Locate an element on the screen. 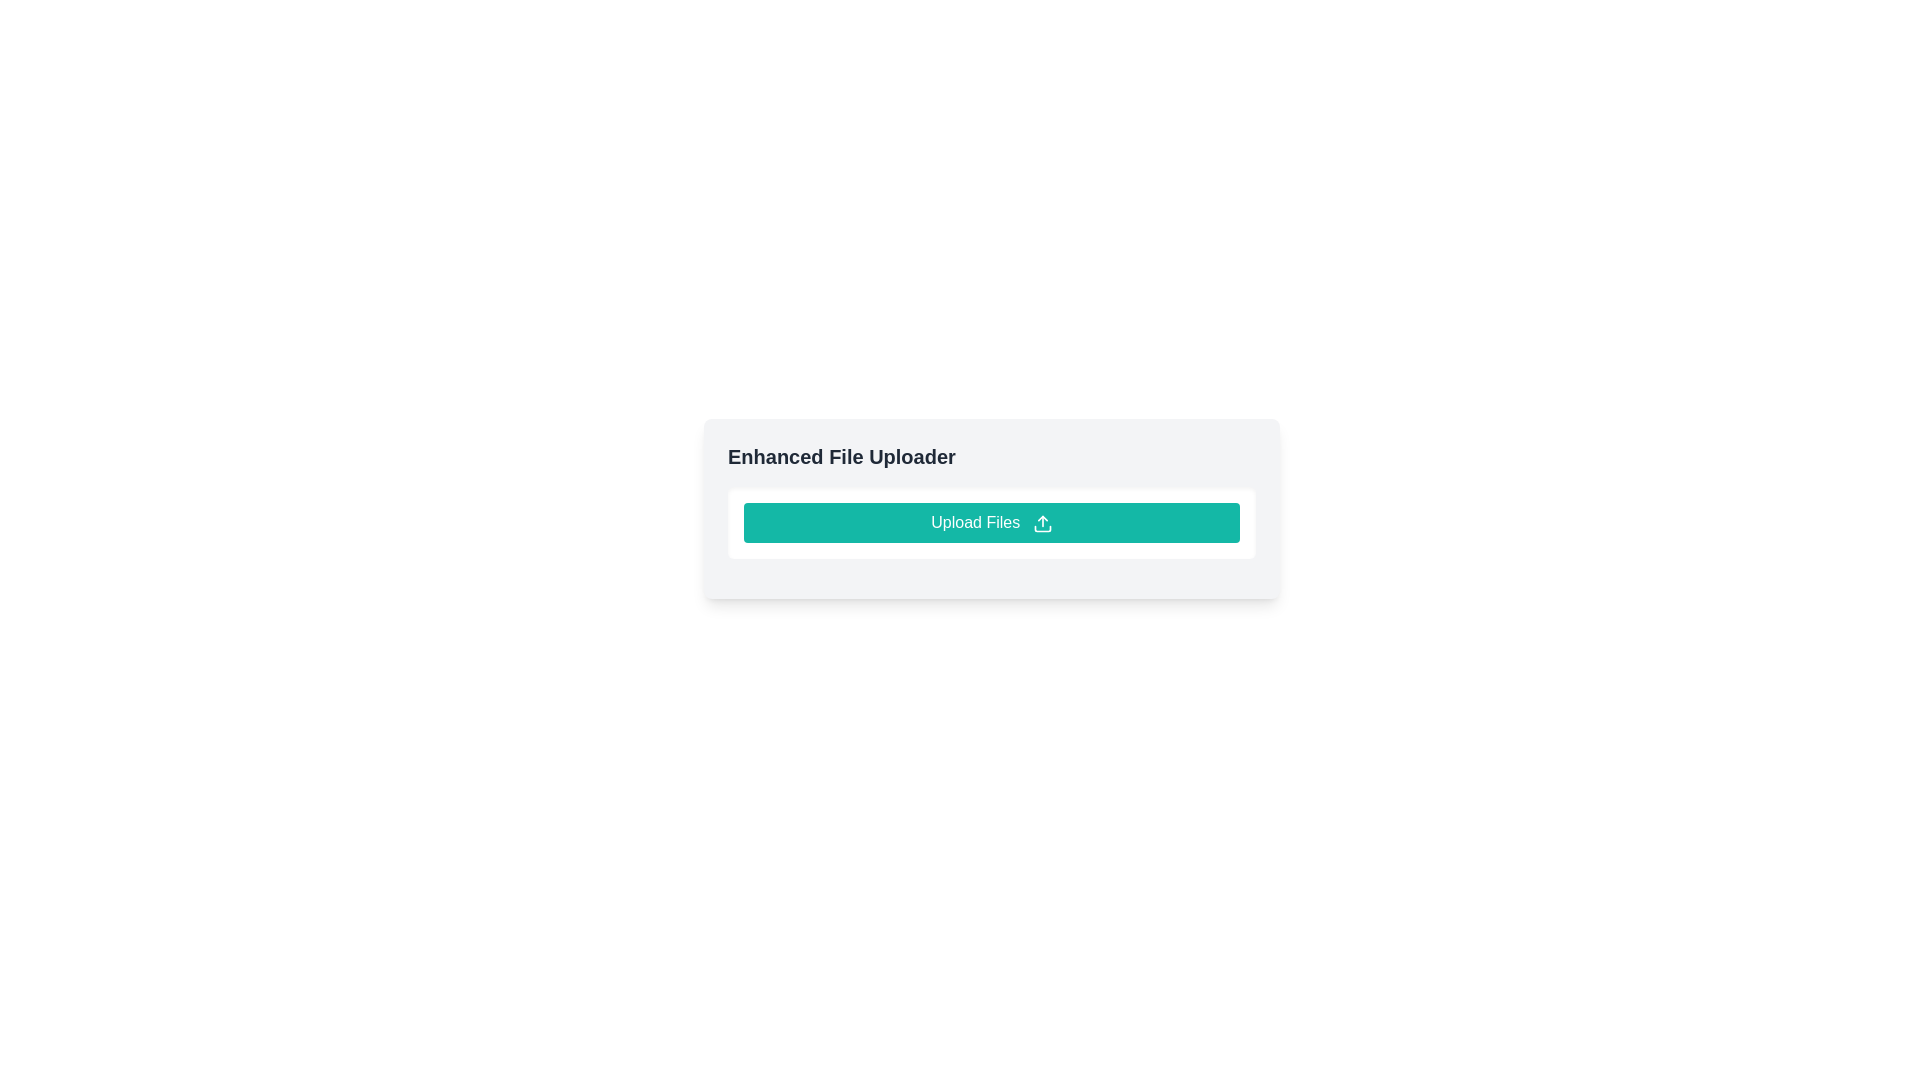  the static text label reading 'Enhanced File Uploader', which is prominently displayed in a bold, large font at the top-left corner of its UI card is located at coordinates (841, 456).